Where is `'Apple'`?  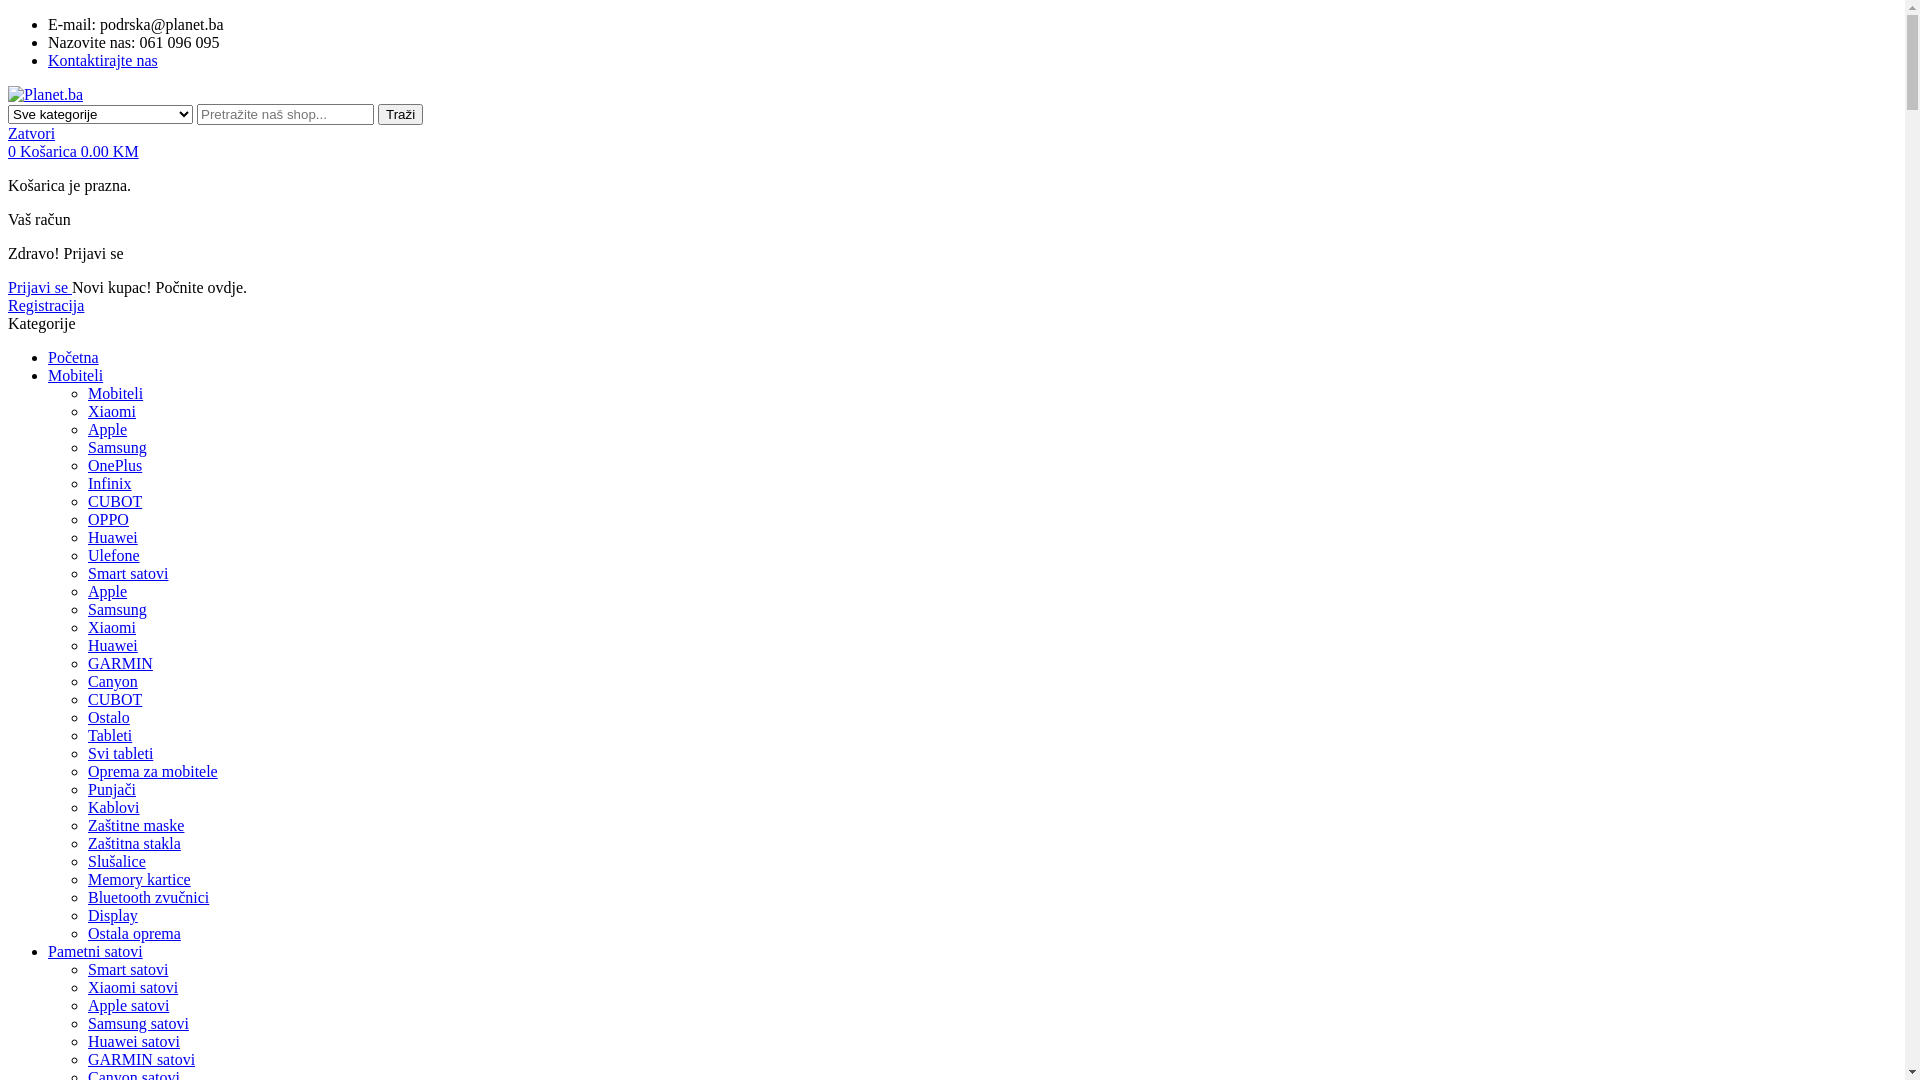 'Apple' is located at coordinates (86, 590).